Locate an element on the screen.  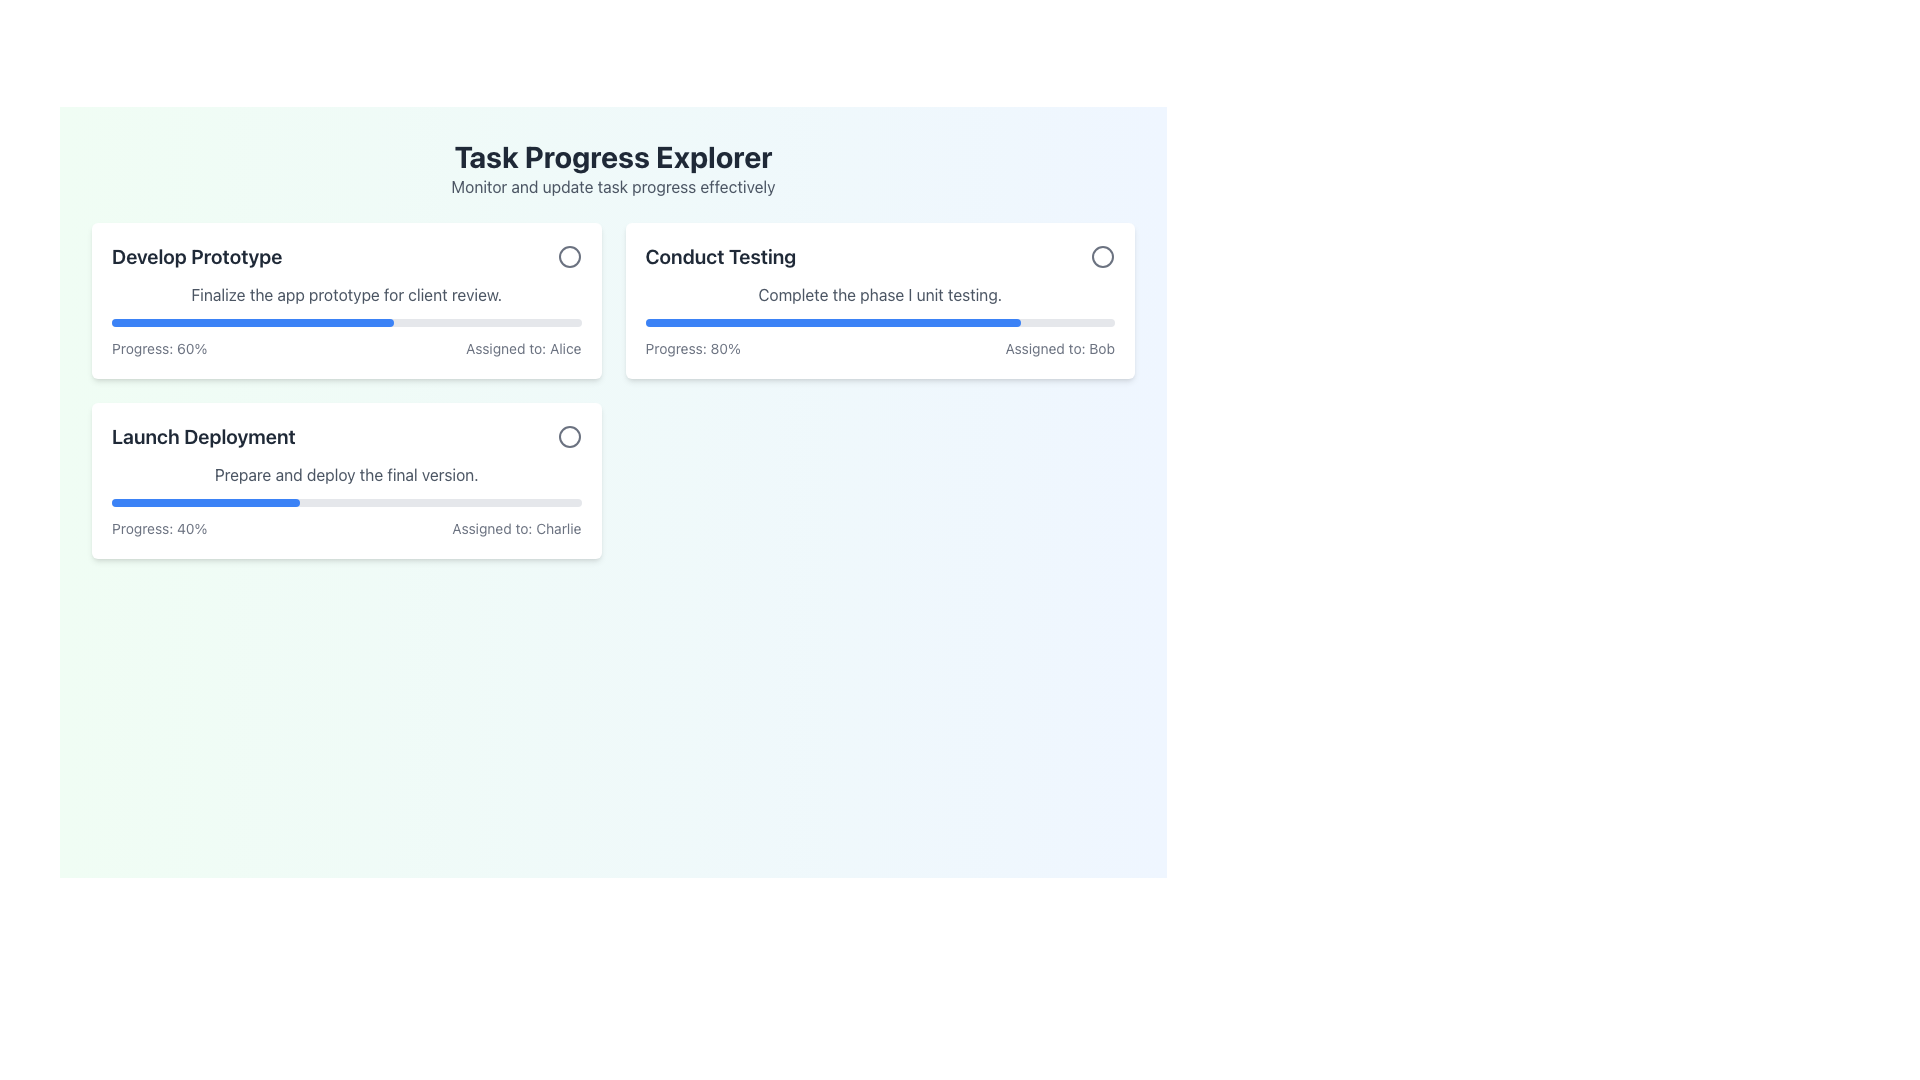
task details associated with the text label displaying 'Assigned to: Alice' located at the bottom-right corner of the 'Develop Prototype' task card is located at coordinates (523, 347).